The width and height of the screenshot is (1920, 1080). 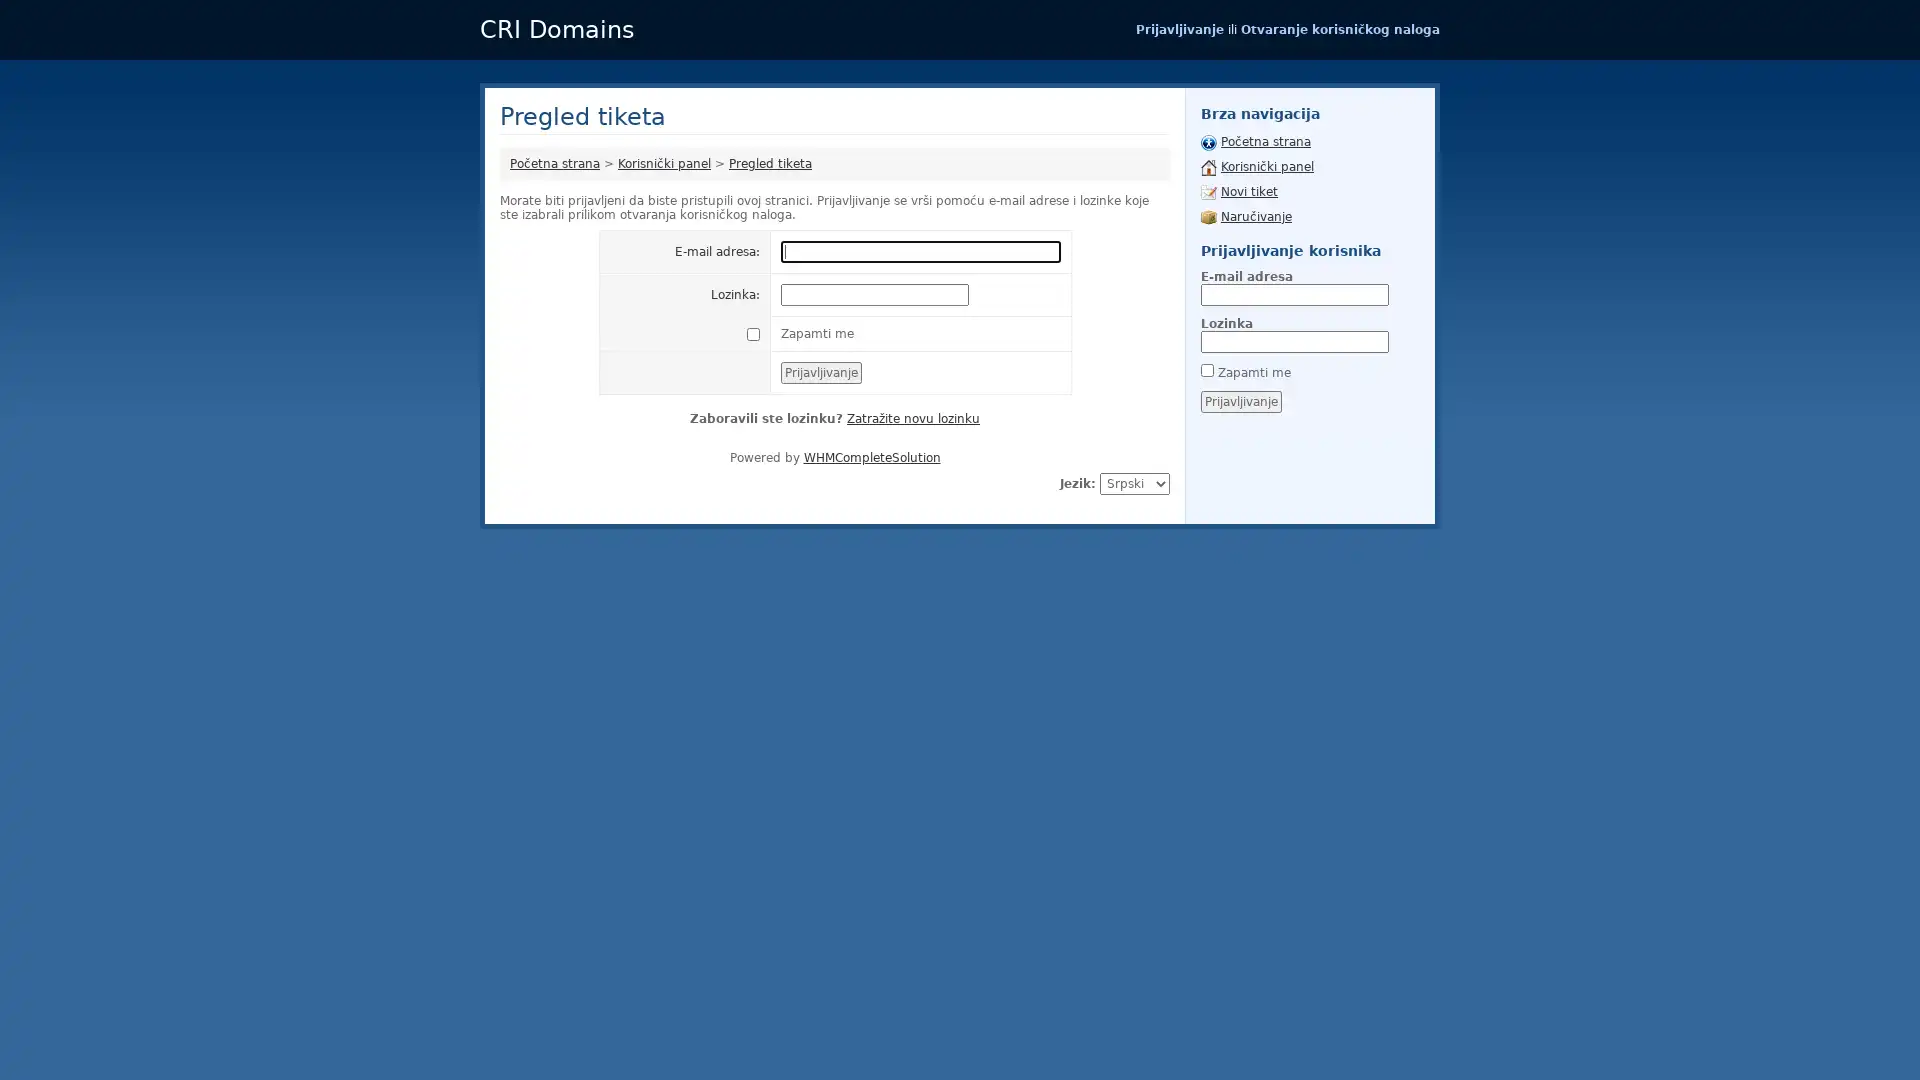 I want to click on Prijavljivanje, so click(x=820, y=373).